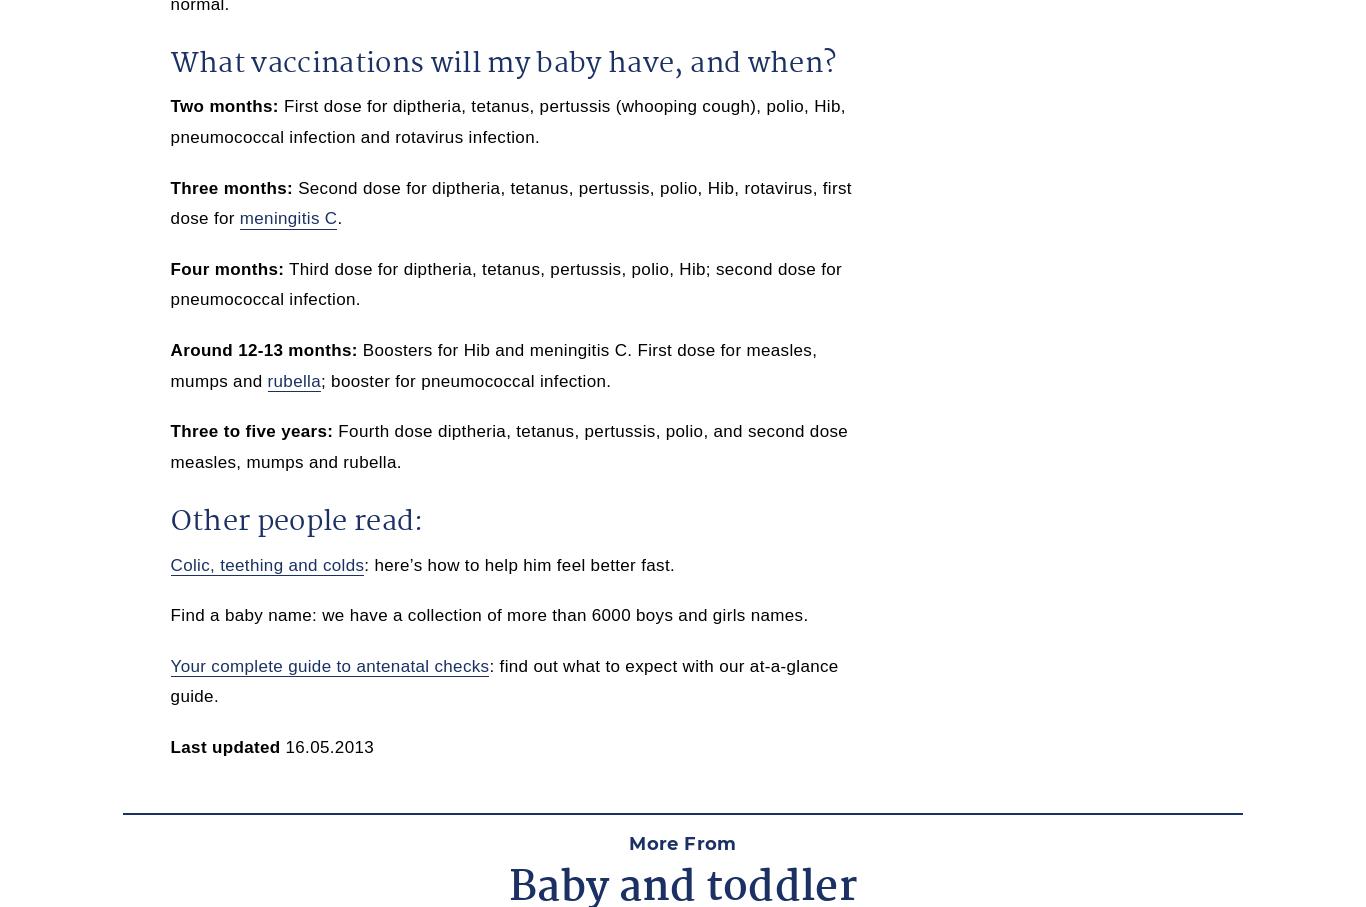 This screenshot has height=907, width=1366. Describe the element at coordinates (465, 380) in the screenshot. I see `'; booster for pneumococcal infection.'` at that location.